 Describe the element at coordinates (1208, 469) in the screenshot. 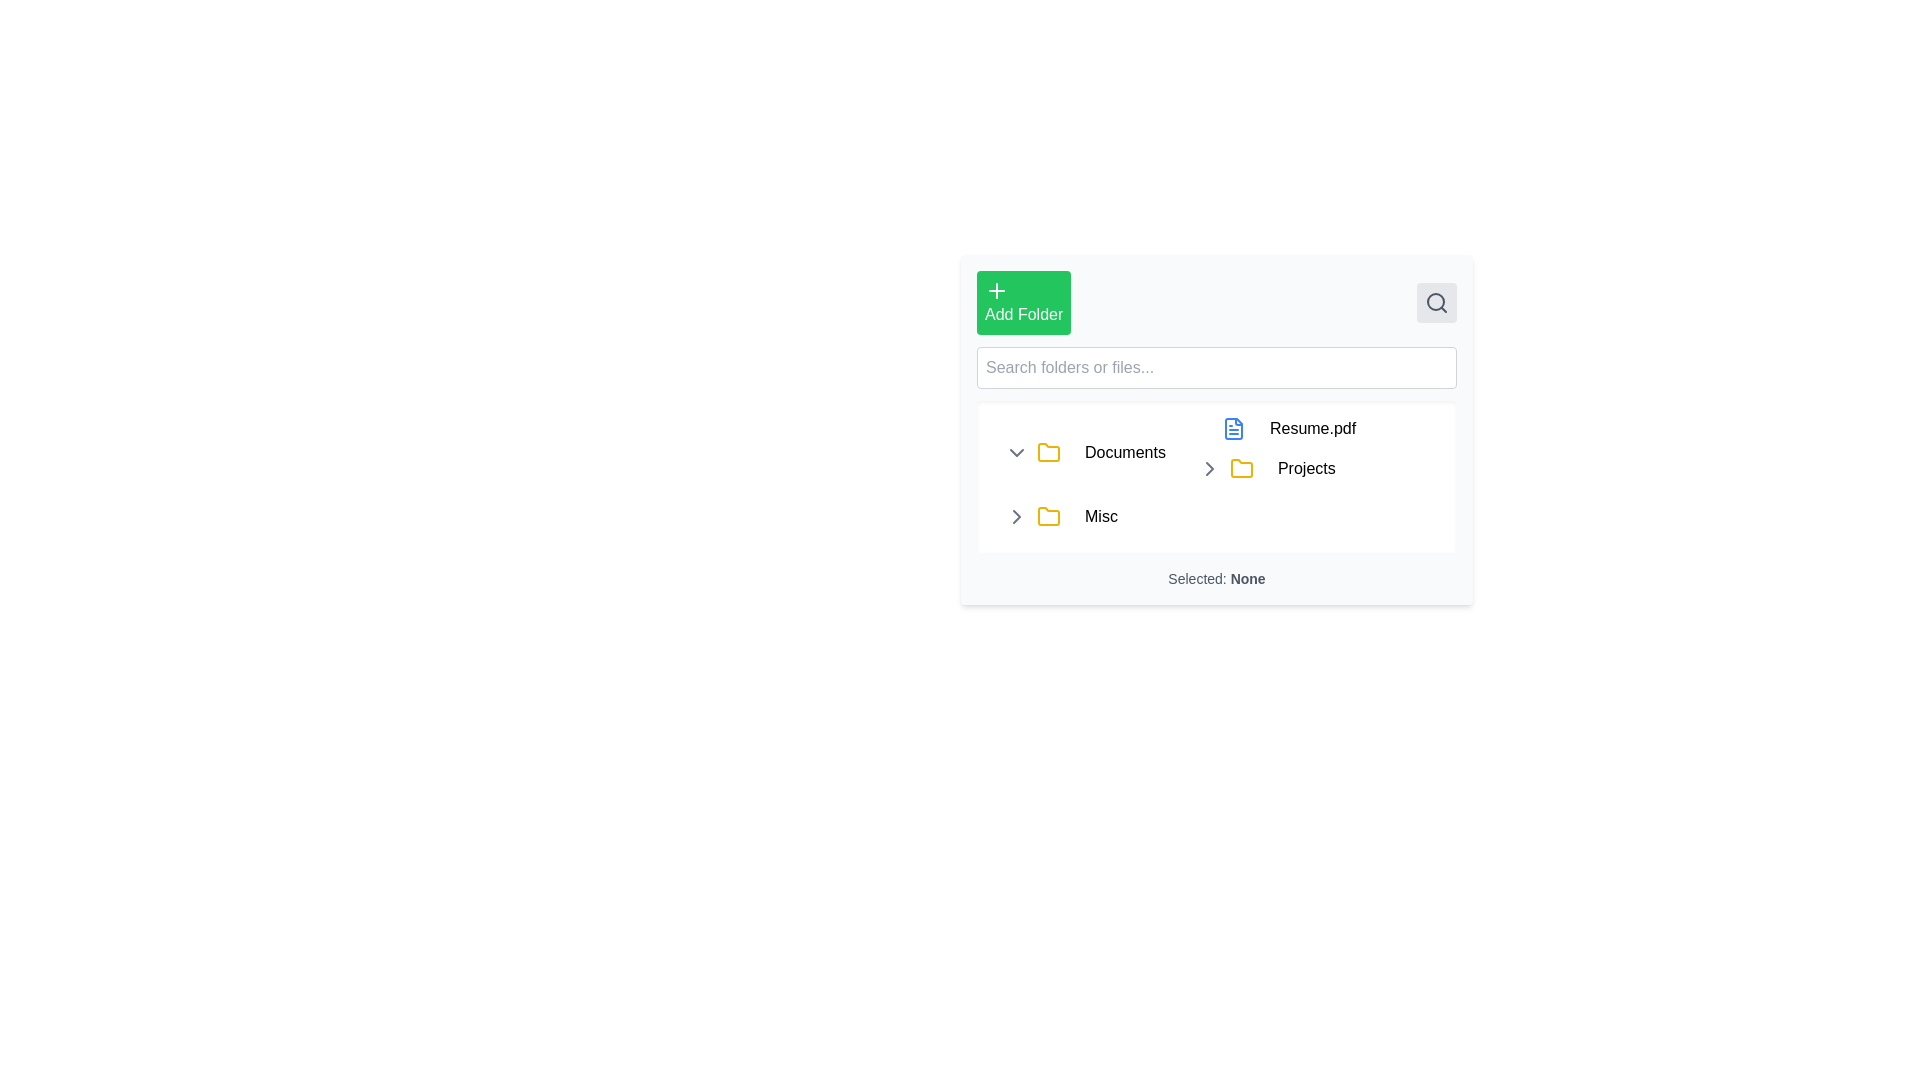

I see `the leftmost icon next to the 'Projects' text` at that location.